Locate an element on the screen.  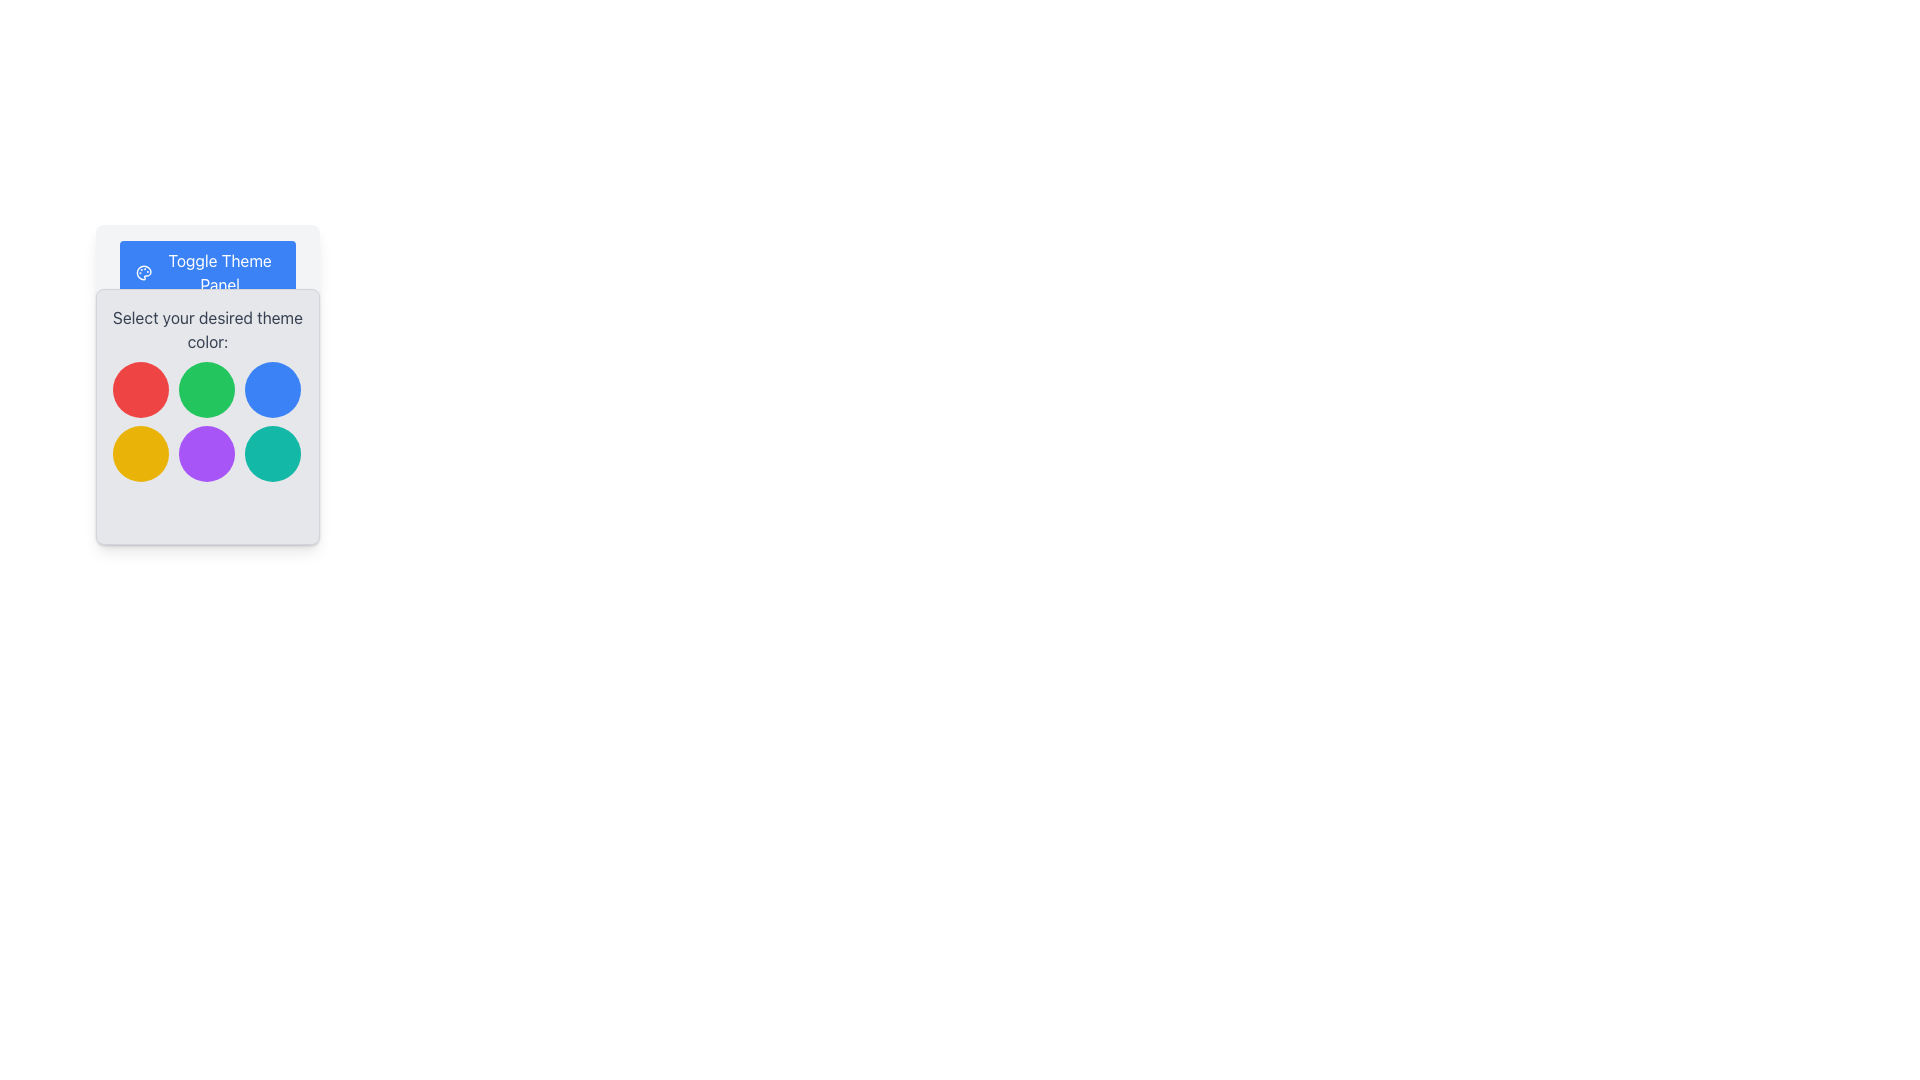
the circular palette icon located within the SVG structure to the left of the 'Toggle Theme Panel' text label, which is part of the theme switching functionality is located at coordinates (143, 273).